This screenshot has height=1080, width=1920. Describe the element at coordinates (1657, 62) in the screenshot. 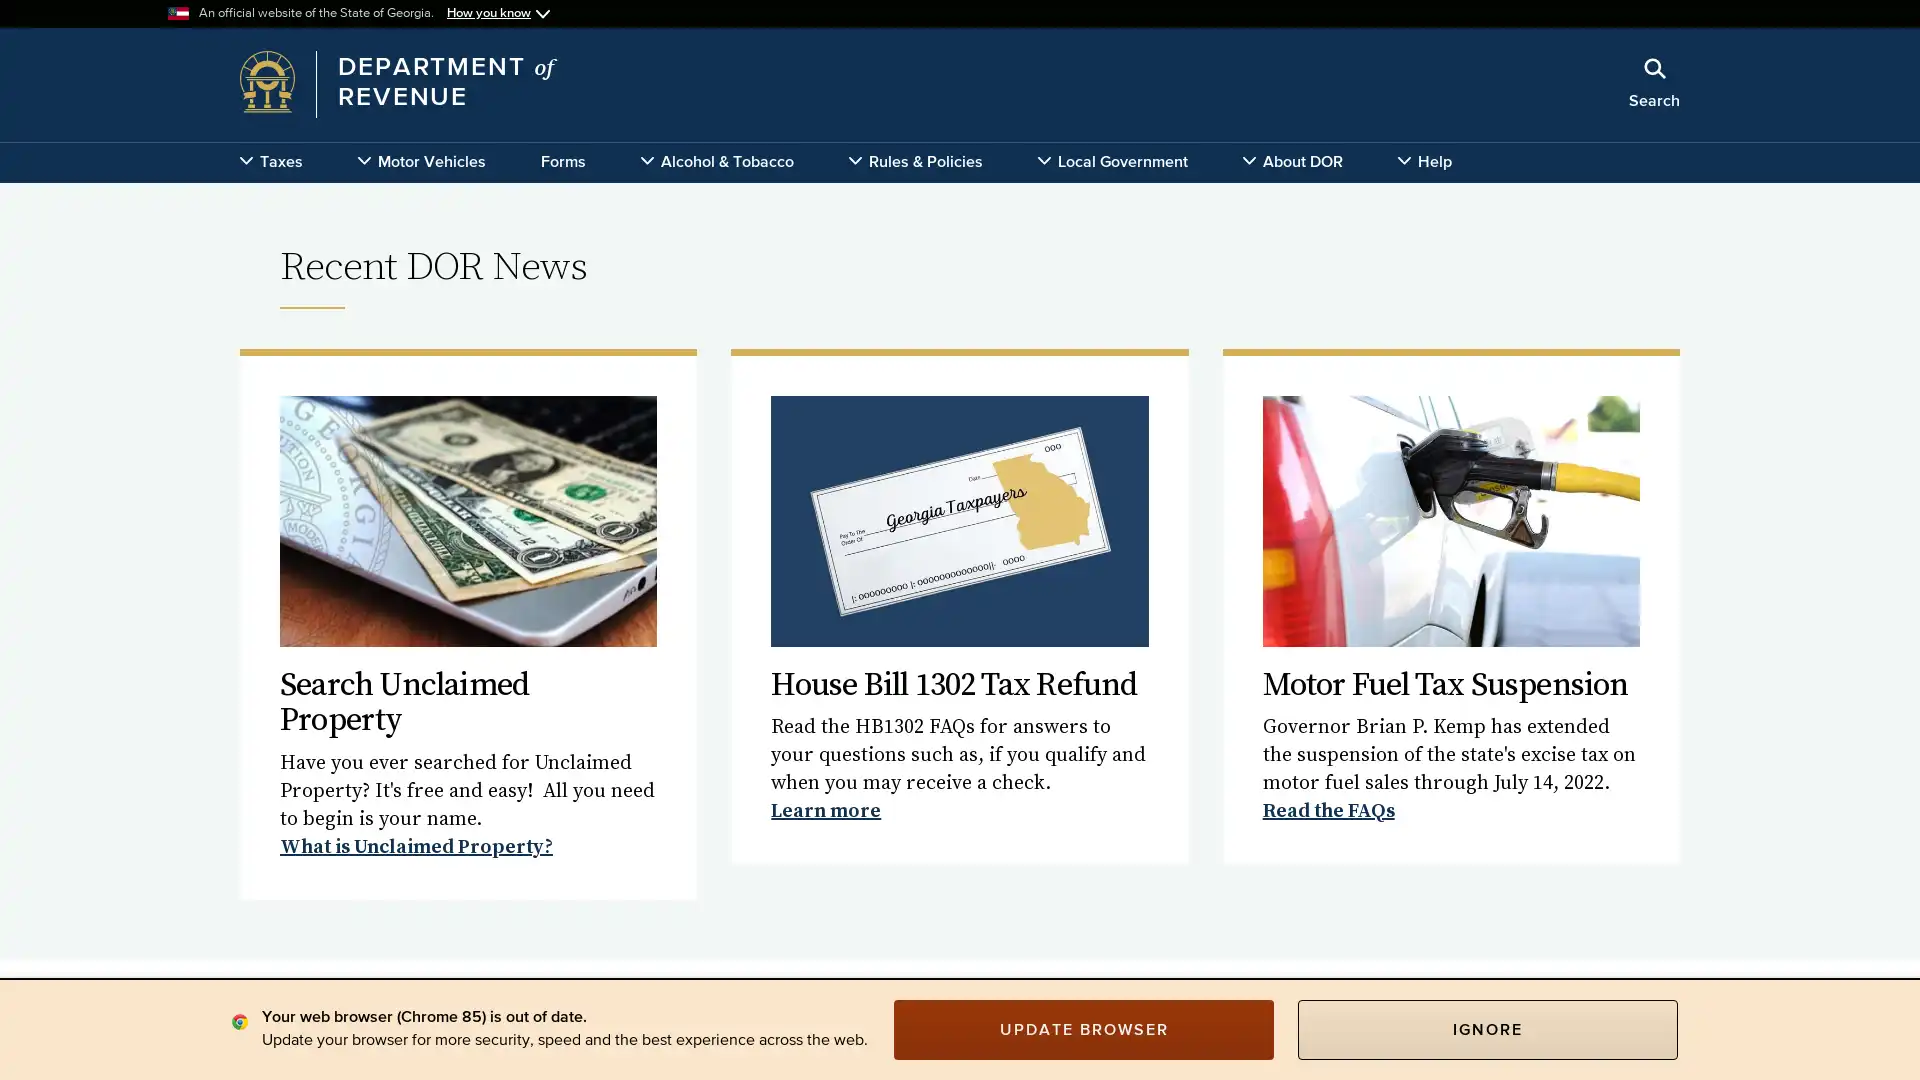

I see `Close` at that location.